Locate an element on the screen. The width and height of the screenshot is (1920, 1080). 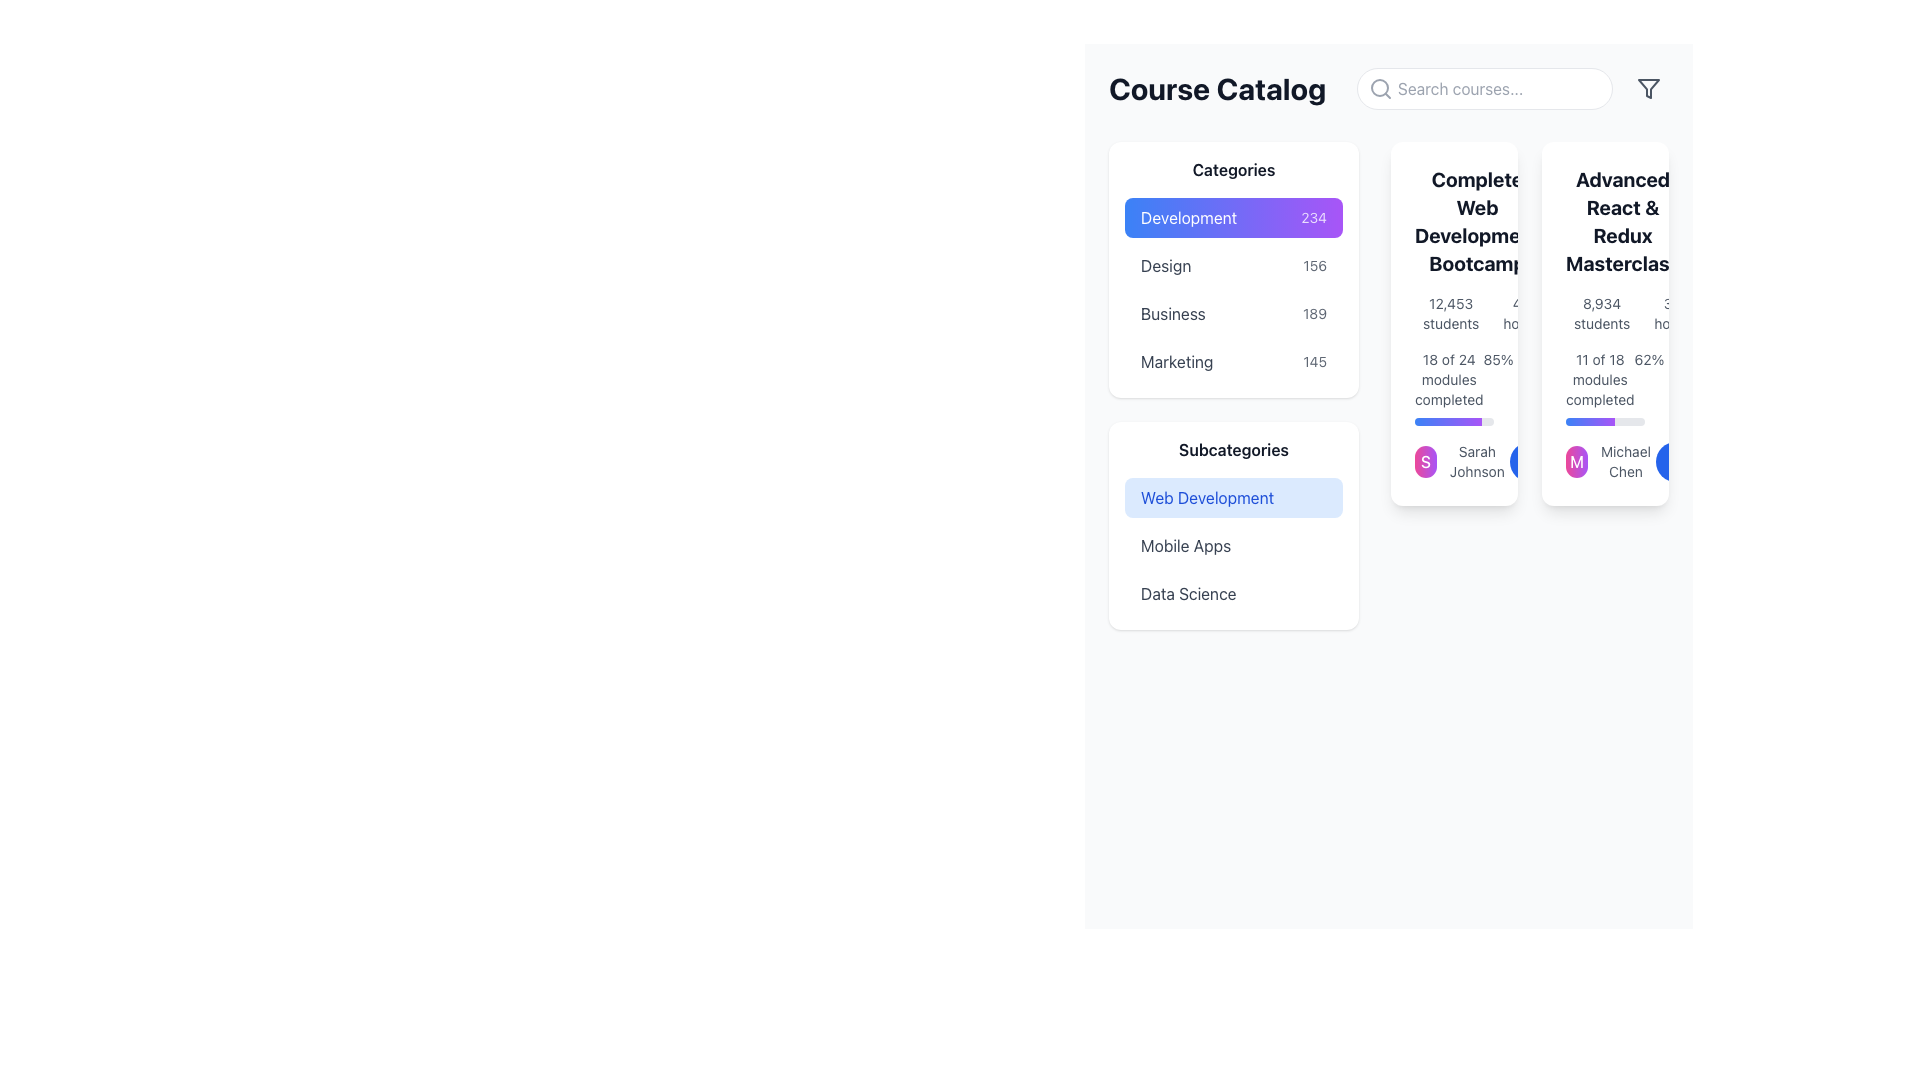
the Avatar icon representing 'Michael Chen' located to the left of the name in the top-right section of the 'Advanced React & Redux Masterclass' card is located at coordinates (1575, 462).